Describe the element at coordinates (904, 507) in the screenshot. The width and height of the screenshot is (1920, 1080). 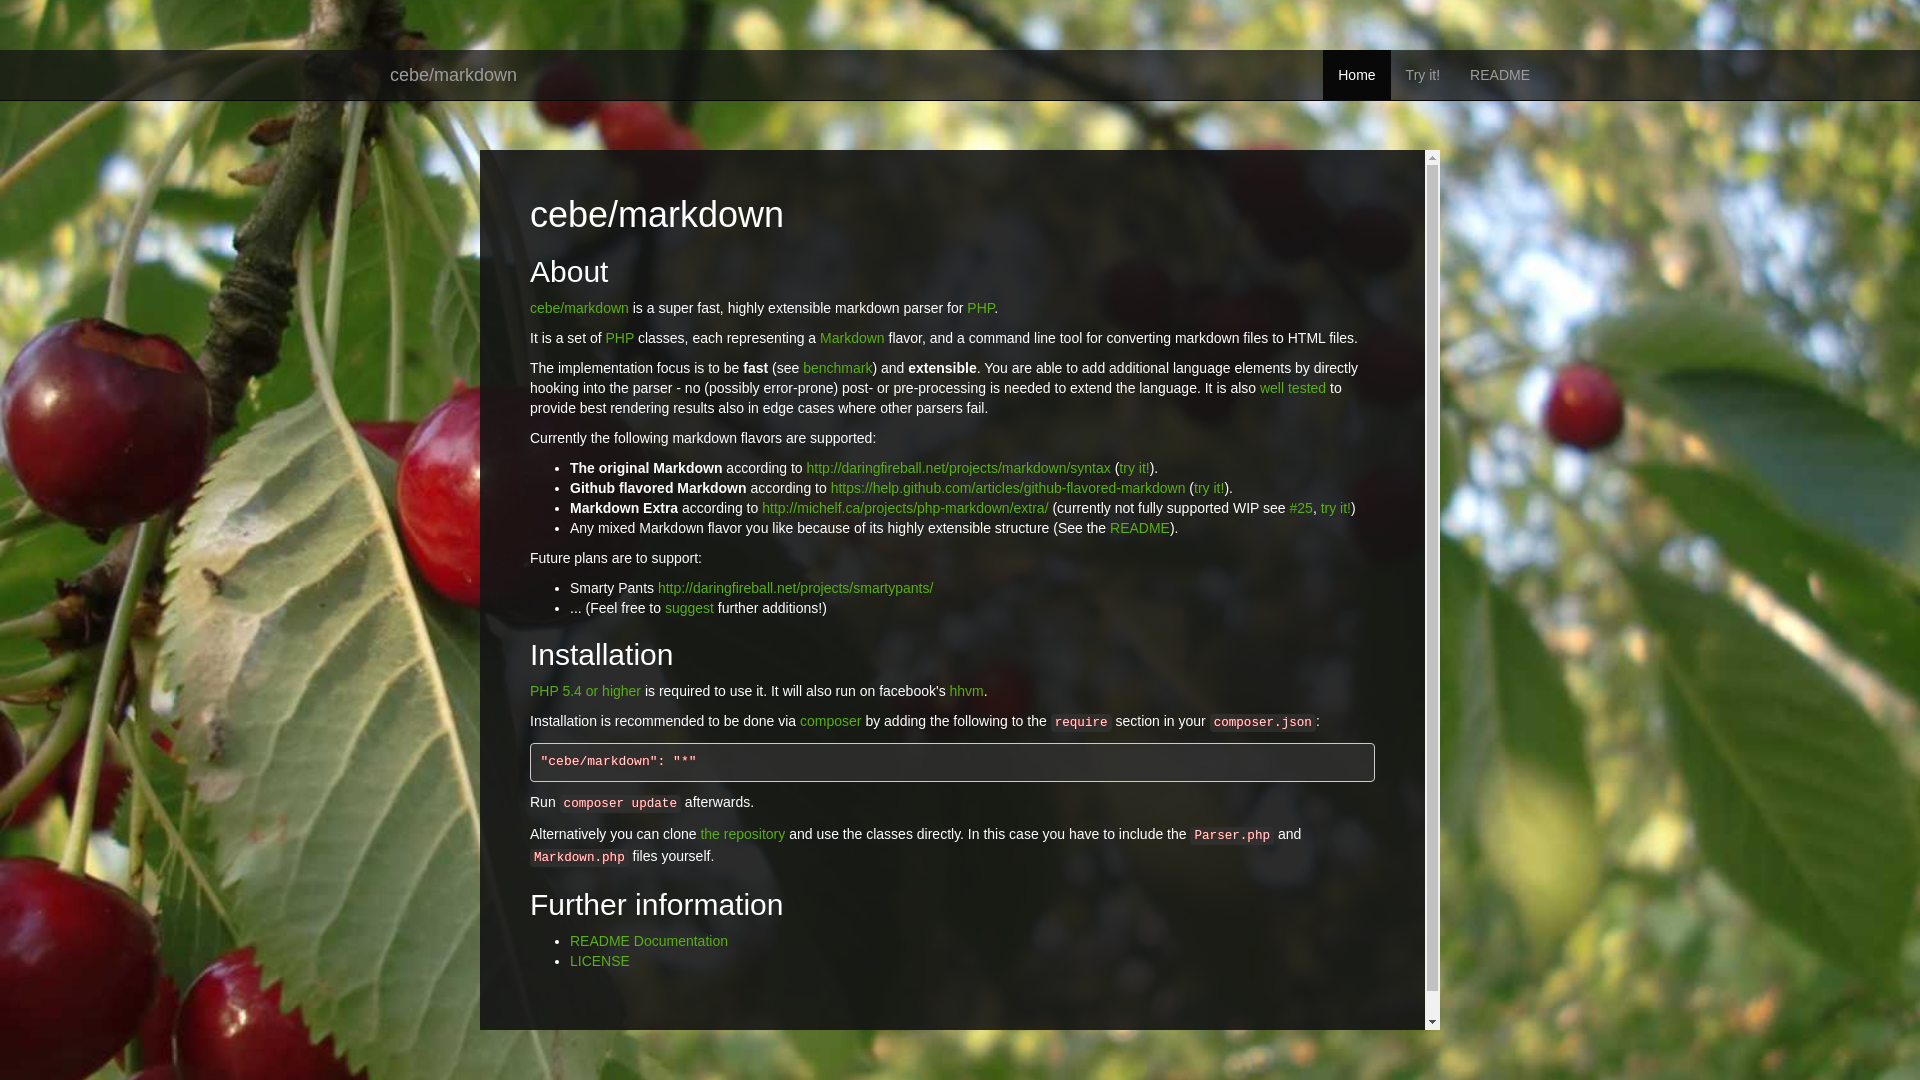
I see `'http://michelf.ca/projects/php-markdown/extra/'` at that location.